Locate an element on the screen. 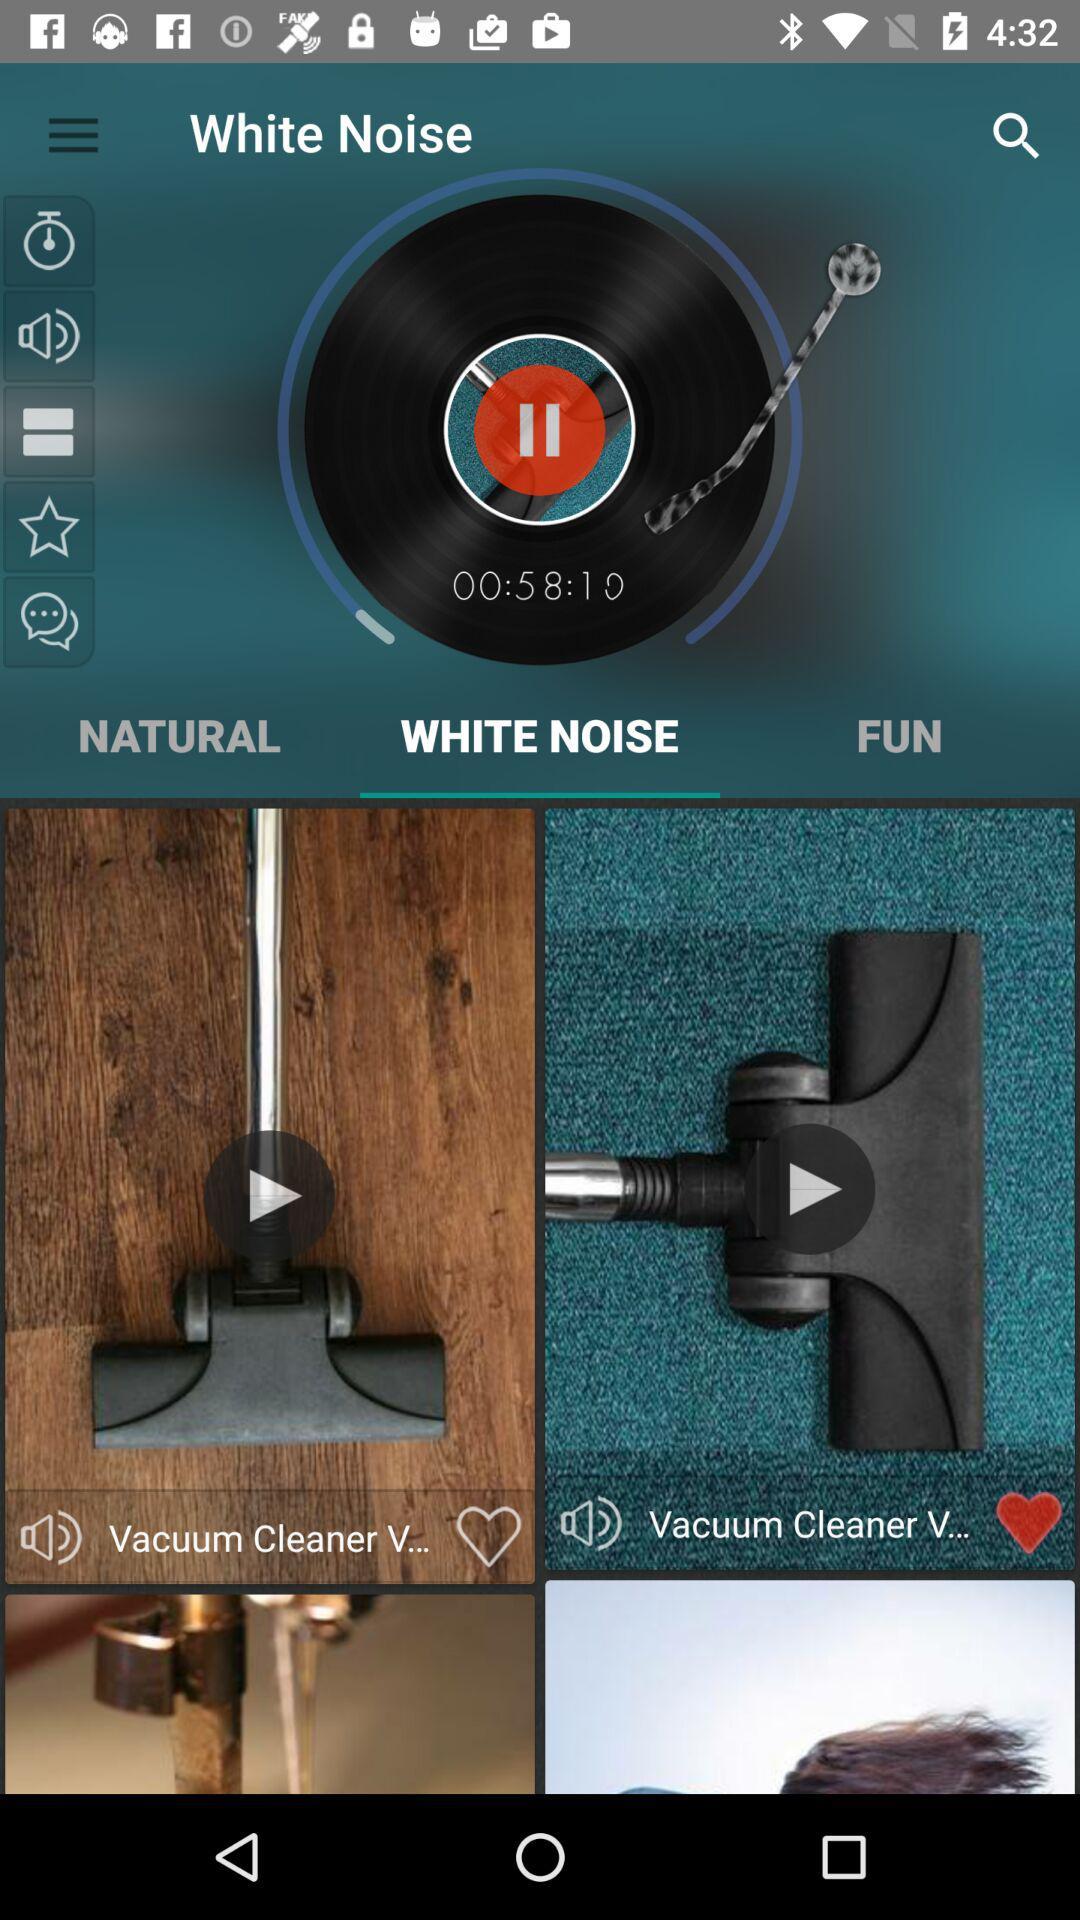 The width and height of the screenshot is (1080, 1920). turn up volume is located at coordinates (48, 336).